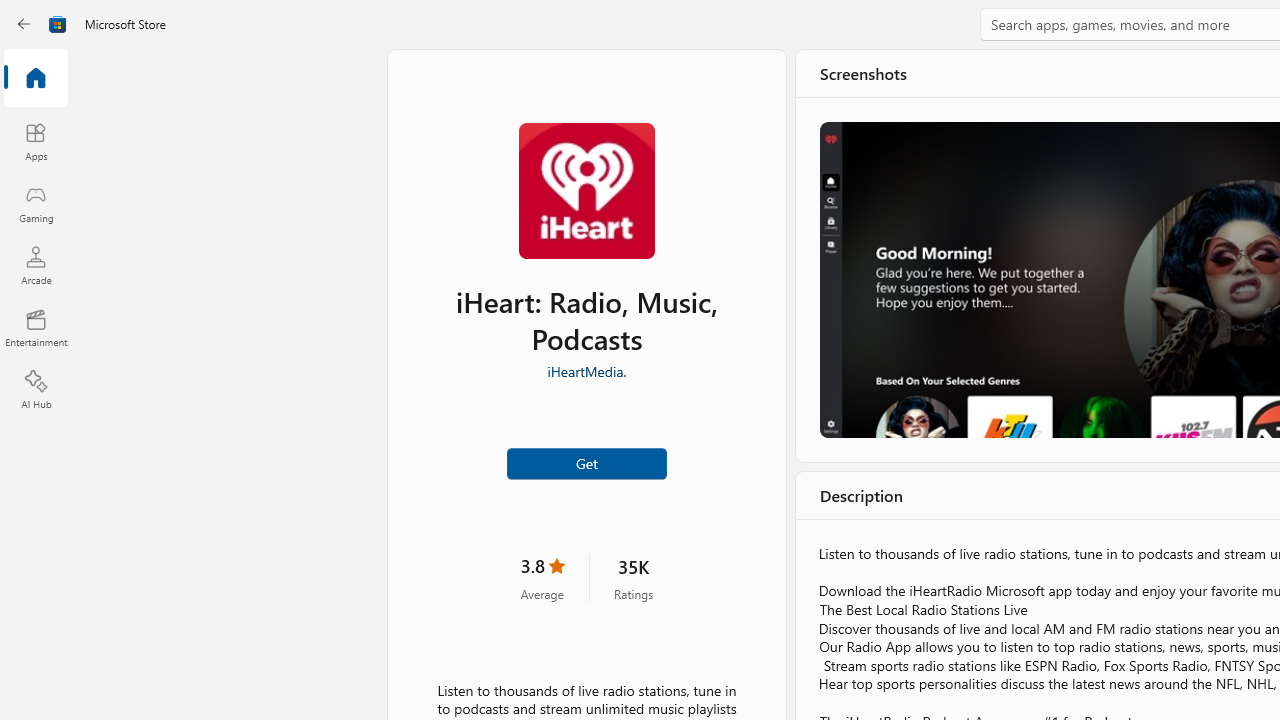  Describe the element at coordinates (585, 369) in the screenshot. I see `'iHeartMedia.'` at that location.